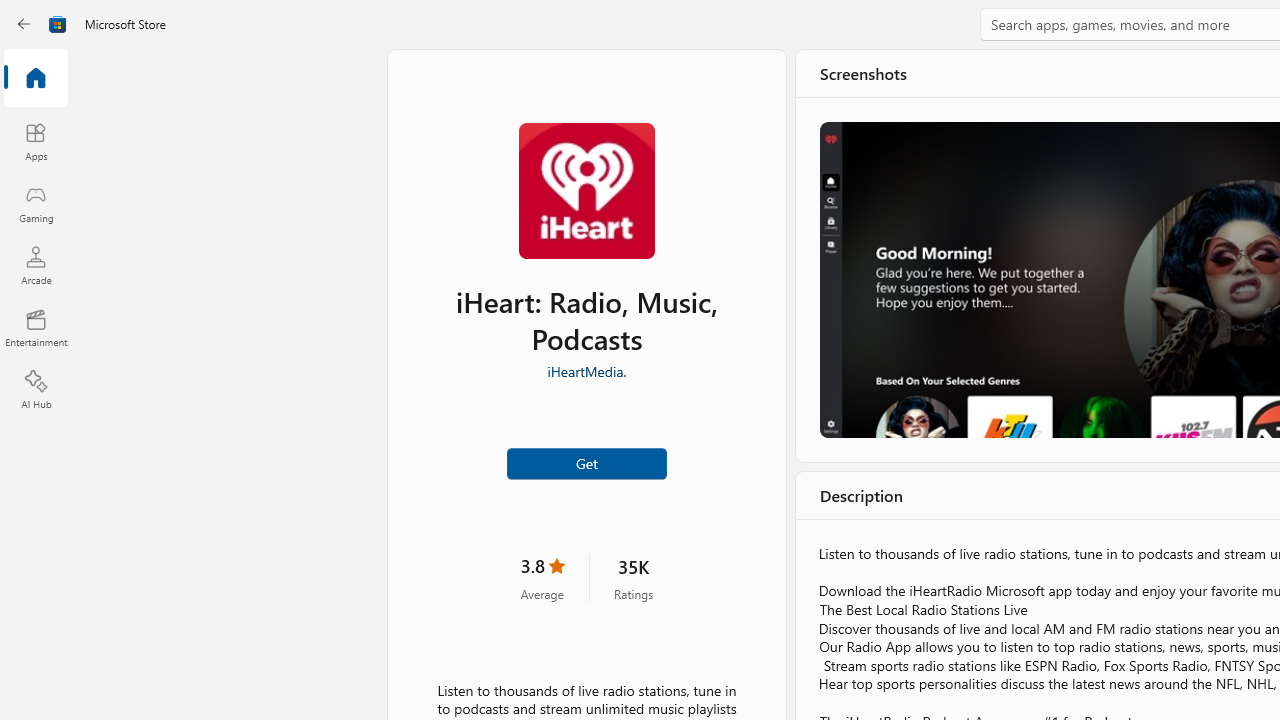  Describe the element at coordinates (585, 369) in the screenshot. I see `'iHeartMedia.'` at that location.